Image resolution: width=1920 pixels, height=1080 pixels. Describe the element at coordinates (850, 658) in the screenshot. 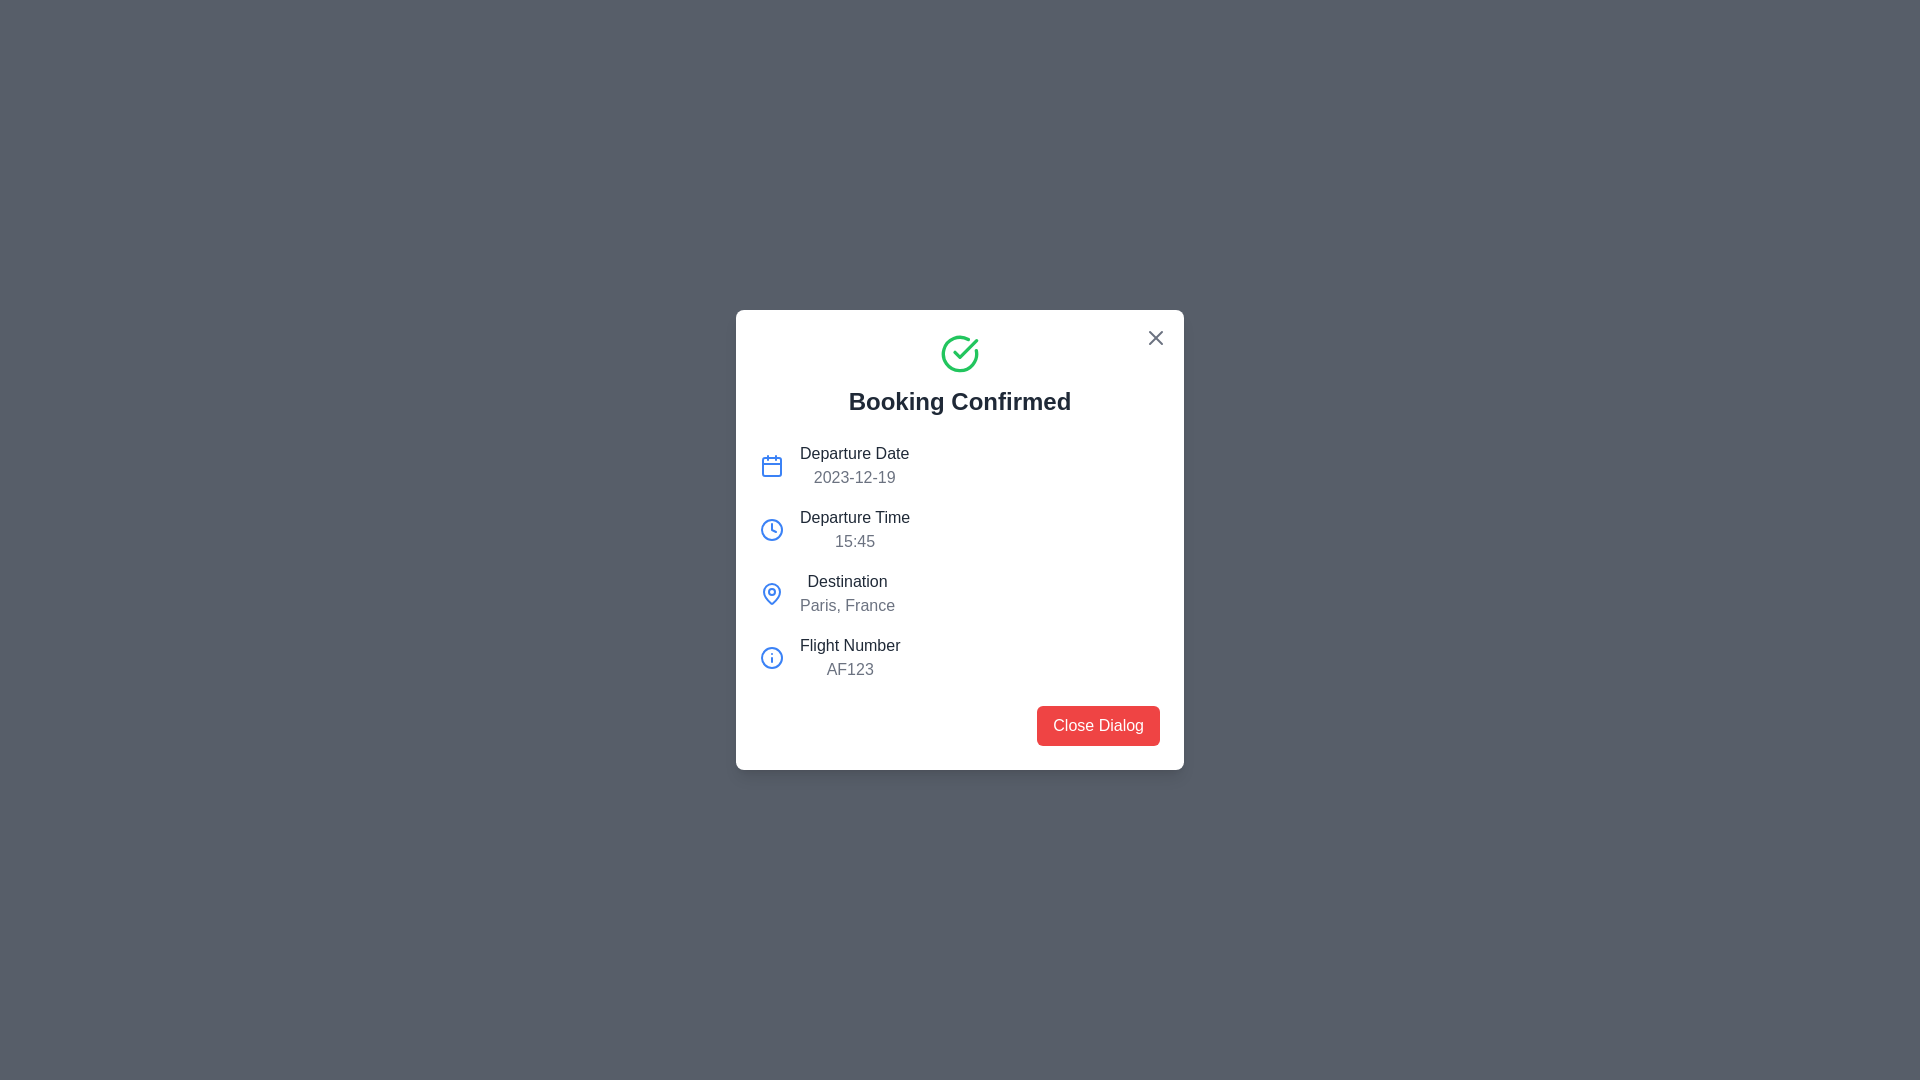

I see `the flight number label in the lower part of the dialog box, which is the fourth item in a vertical list and located to the right of an information icon` at that location.